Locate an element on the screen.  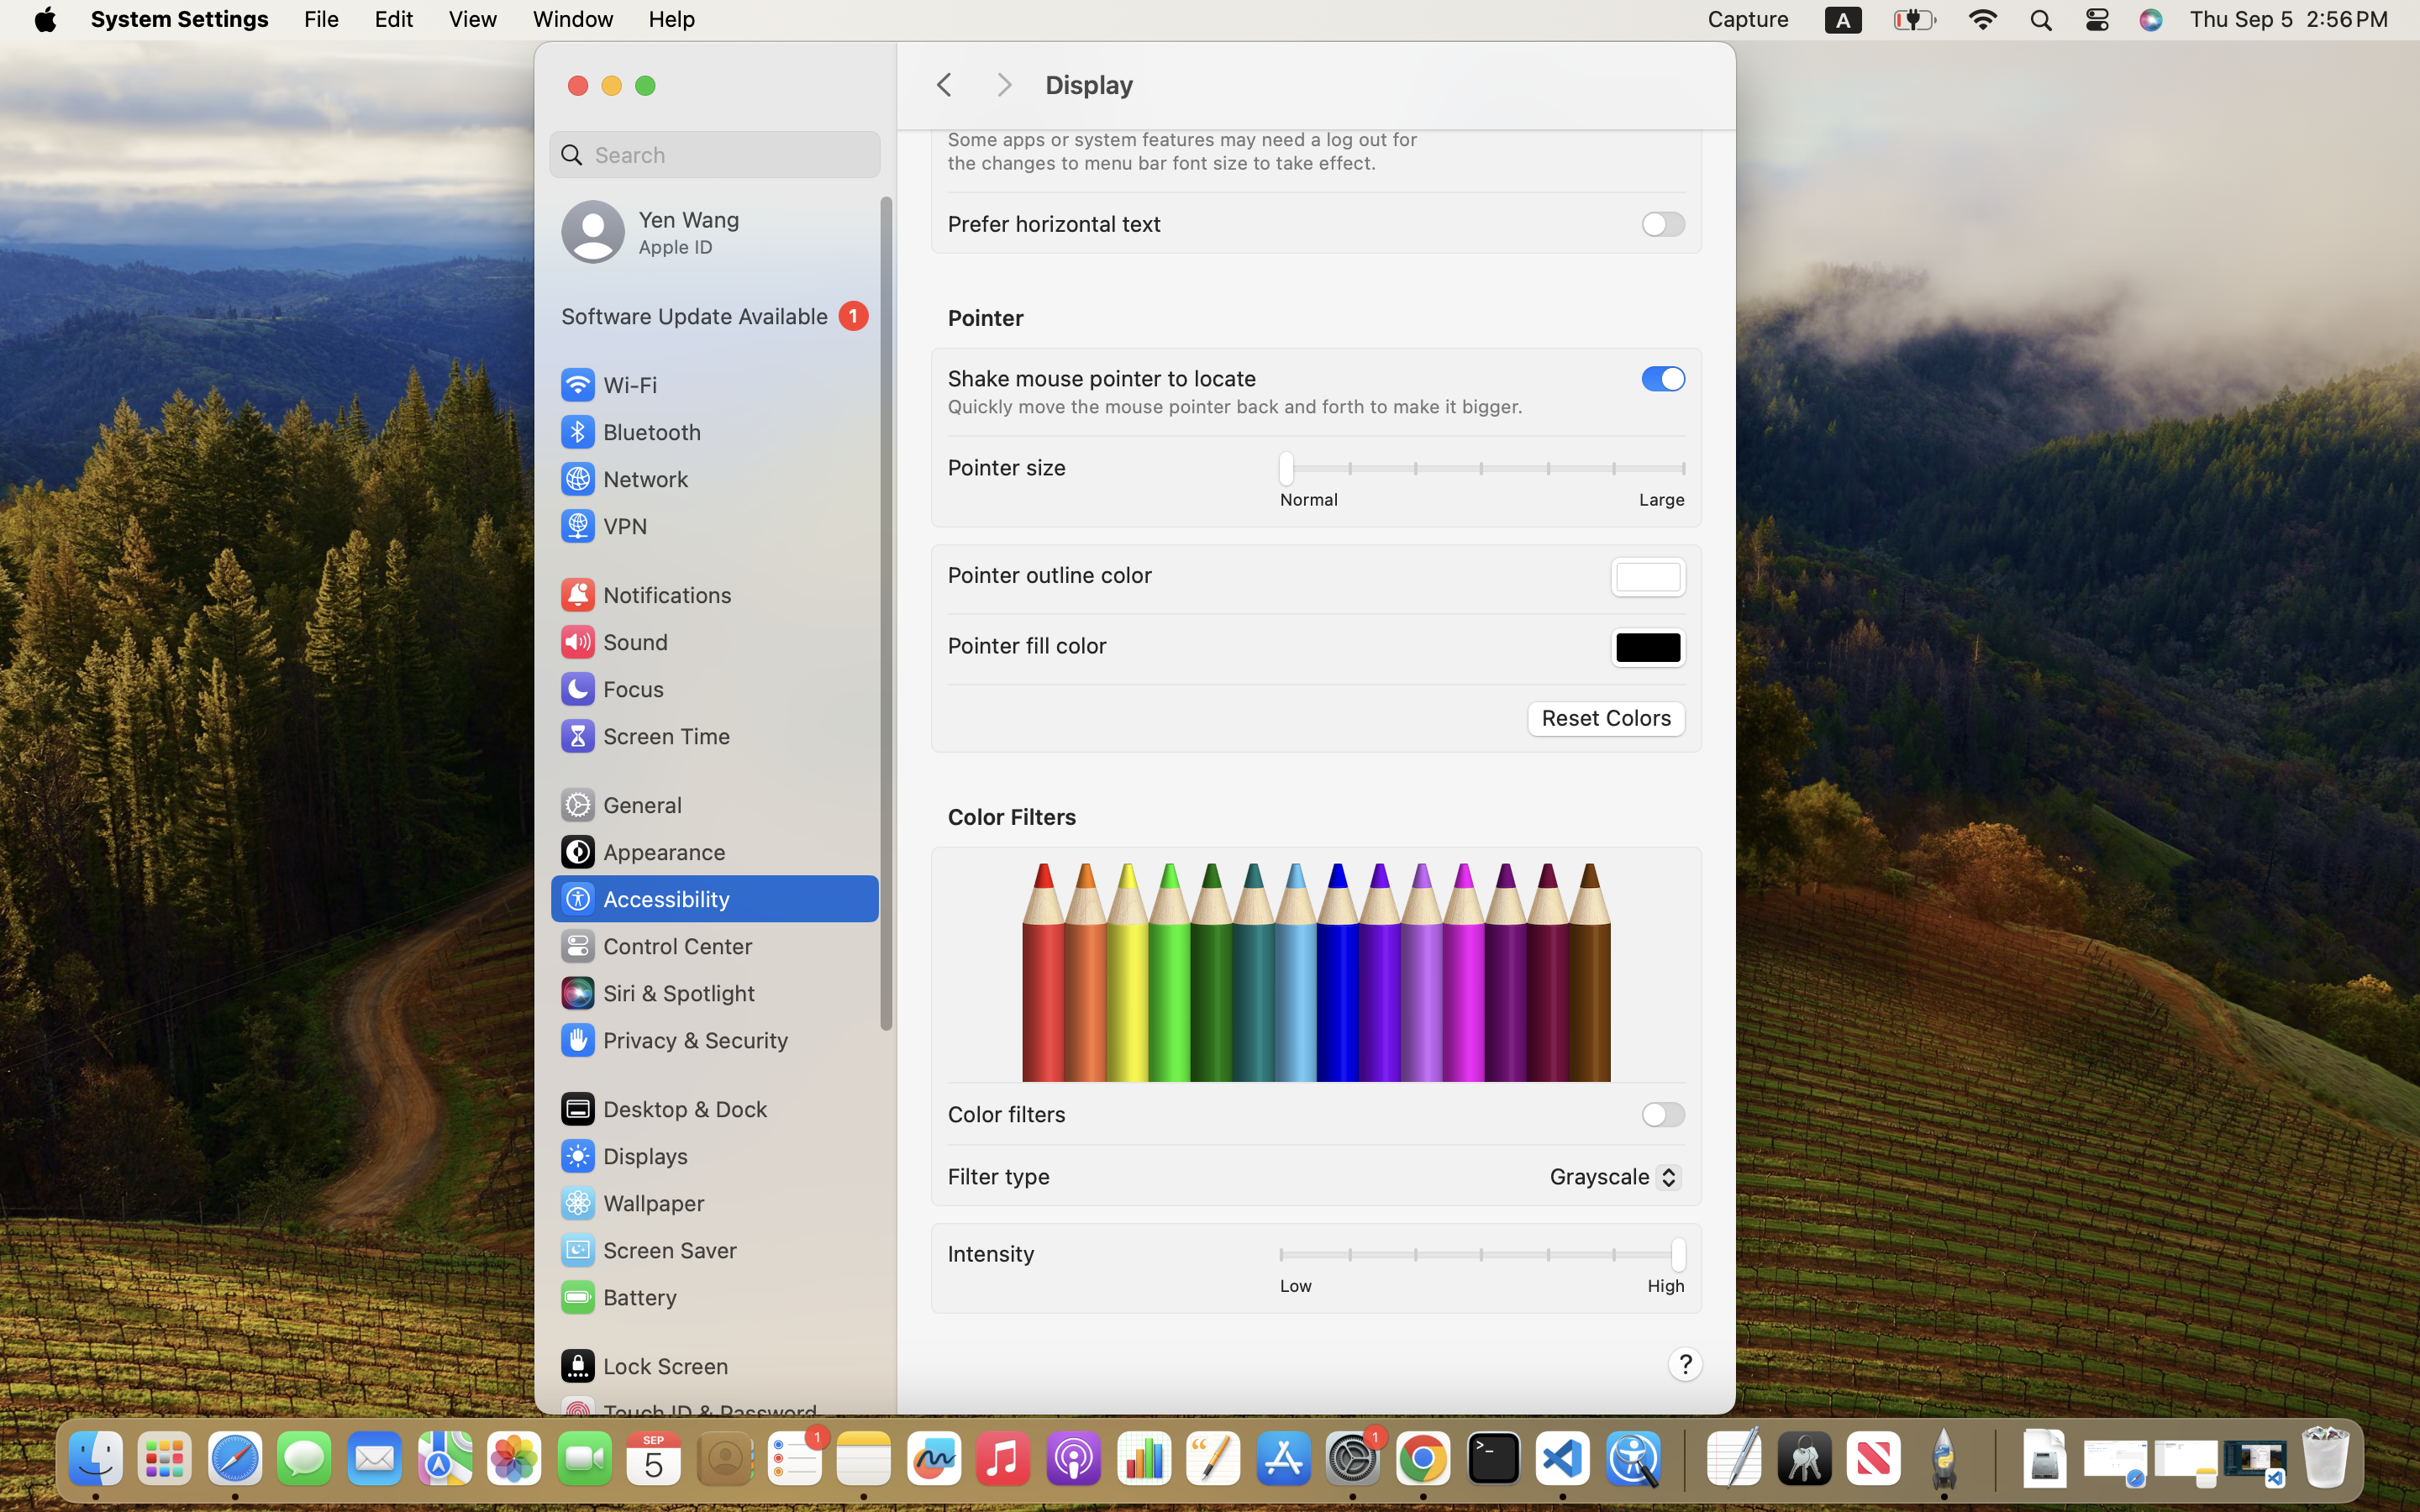
'Siri & Spotlight' is located at coordinates (655, 992).